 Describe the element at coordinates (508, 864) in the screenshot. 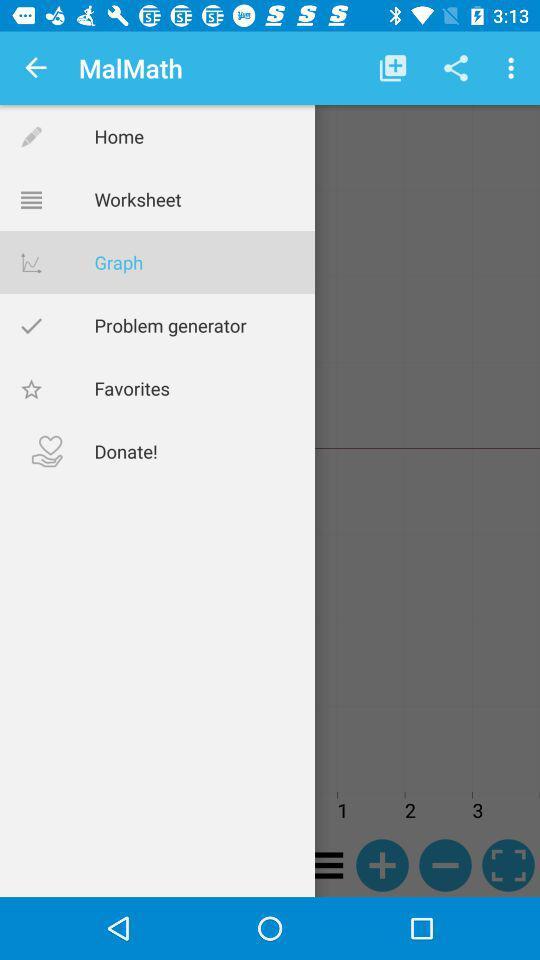

I see `the fullscreen icon` at that location.